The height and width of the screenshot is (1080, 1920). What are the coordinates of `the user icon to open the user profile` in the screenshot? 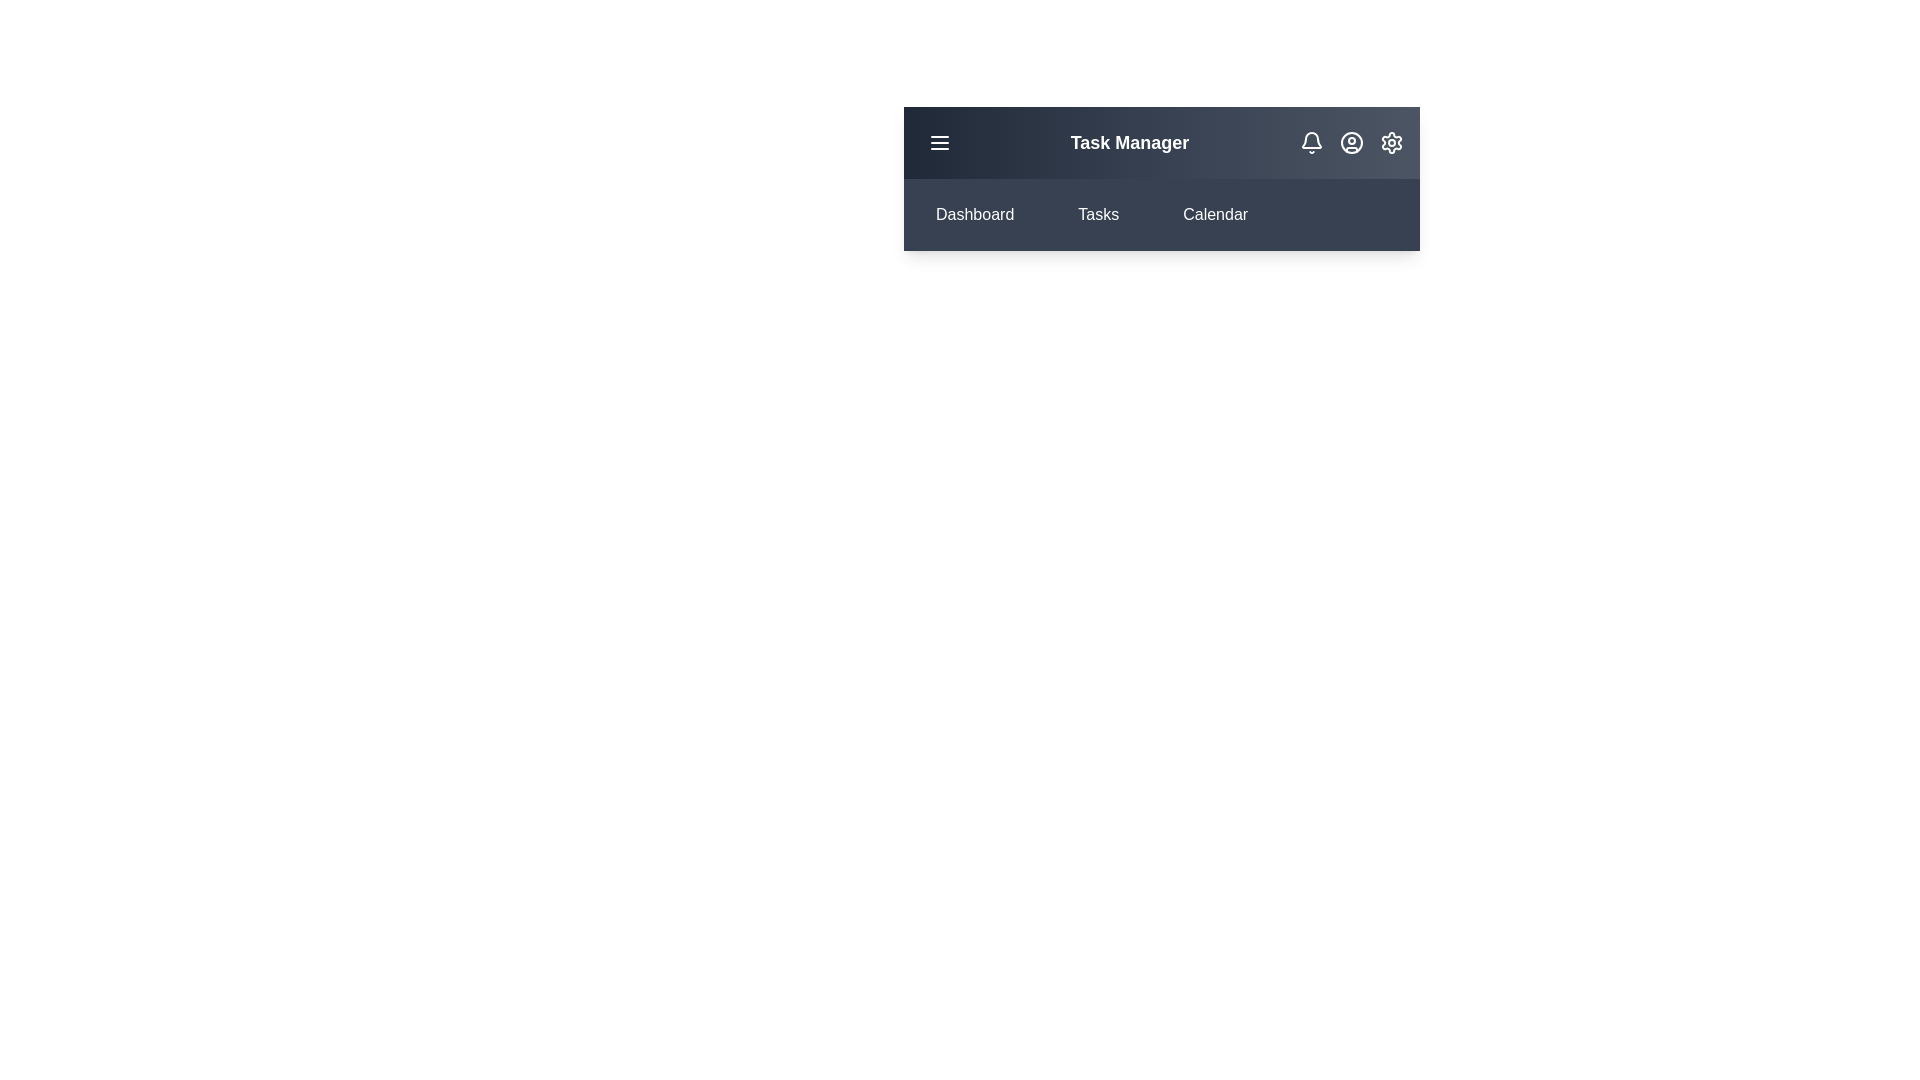 It's located at (1352, 141).